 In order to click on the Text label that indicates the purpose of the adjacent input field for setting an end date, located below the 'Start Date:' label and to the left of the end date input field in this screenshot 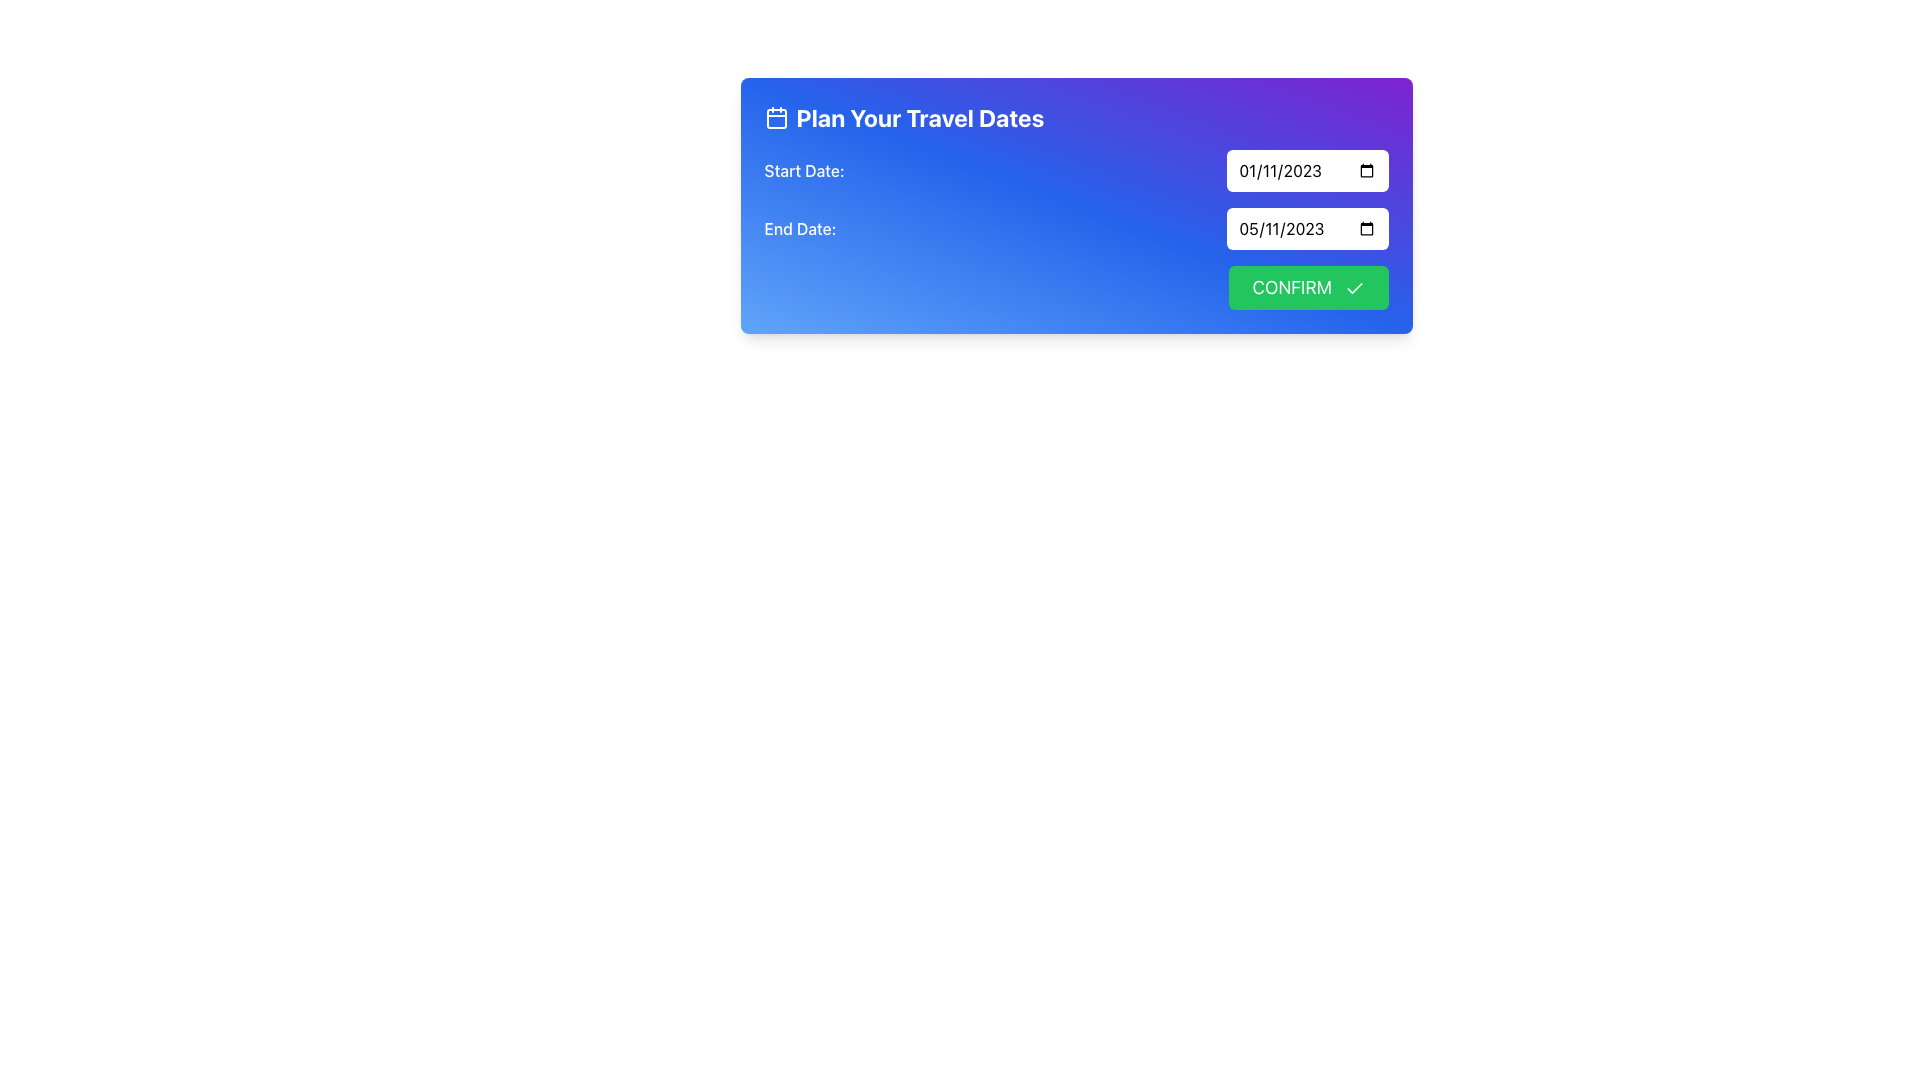, I will do `click(800, 227)`.